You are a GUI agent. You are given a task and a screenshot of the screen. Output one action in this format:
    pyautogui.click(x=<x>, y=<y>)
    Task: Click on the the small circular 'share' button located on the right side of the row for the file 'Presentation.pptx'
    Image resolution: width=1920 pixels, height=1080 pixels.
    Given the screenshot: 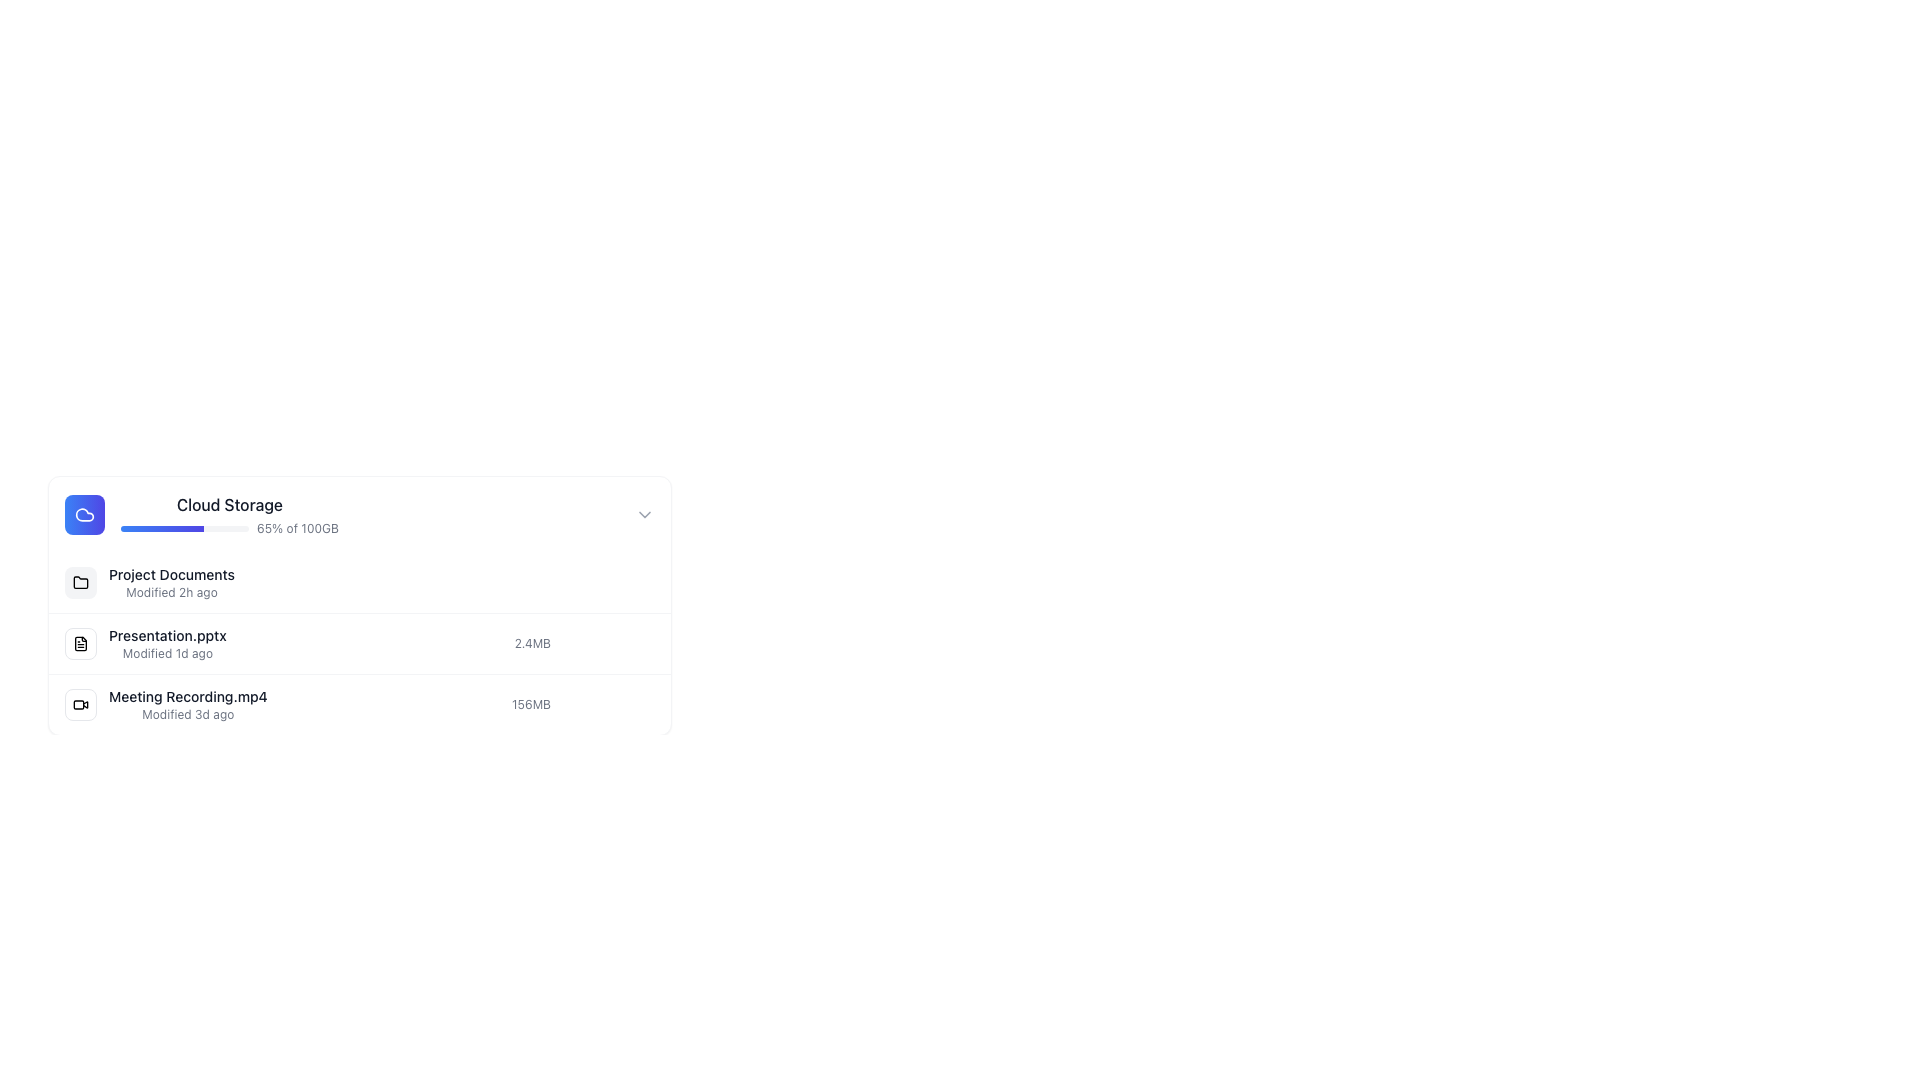 What is the action you would take?
    pyautogui.click(x=609, y=644)
    